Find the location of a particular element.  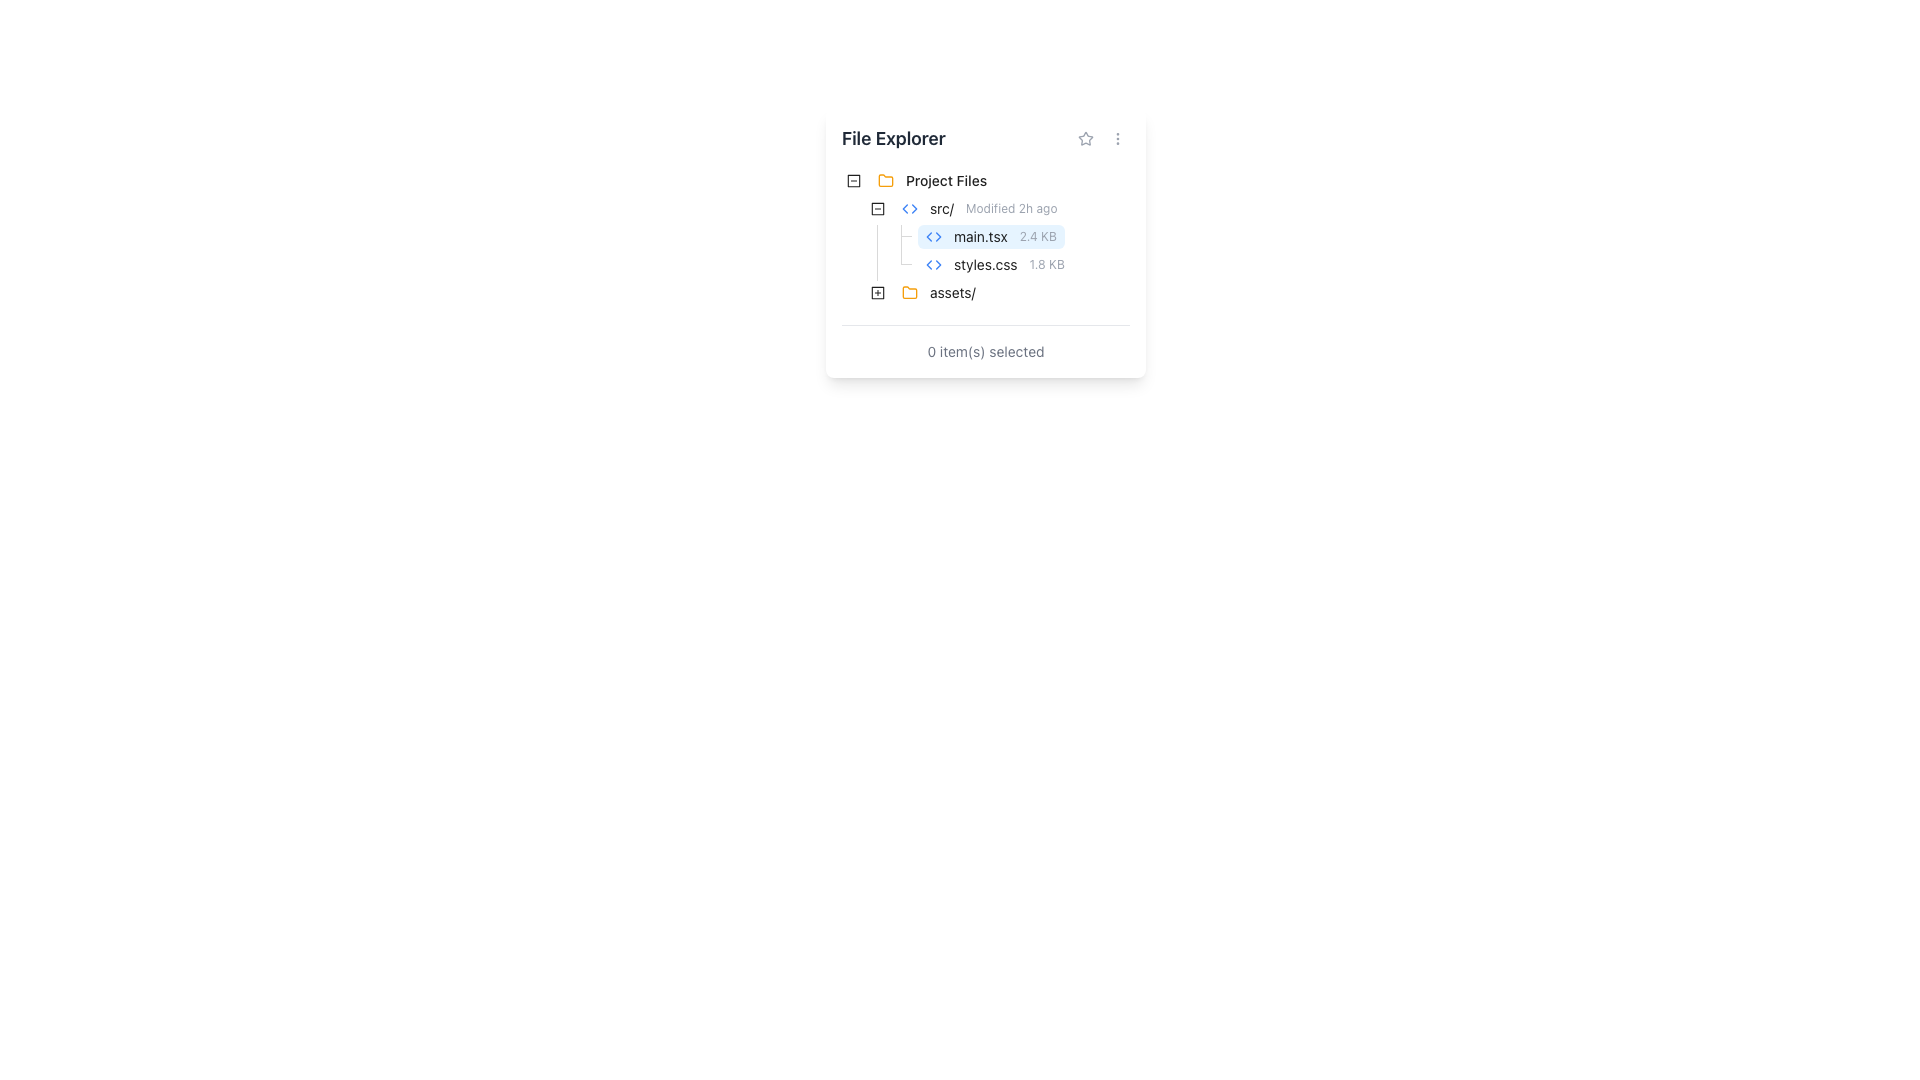

the yellow folder icon for the 'assets/' directory is located at coordinates (909, 292).